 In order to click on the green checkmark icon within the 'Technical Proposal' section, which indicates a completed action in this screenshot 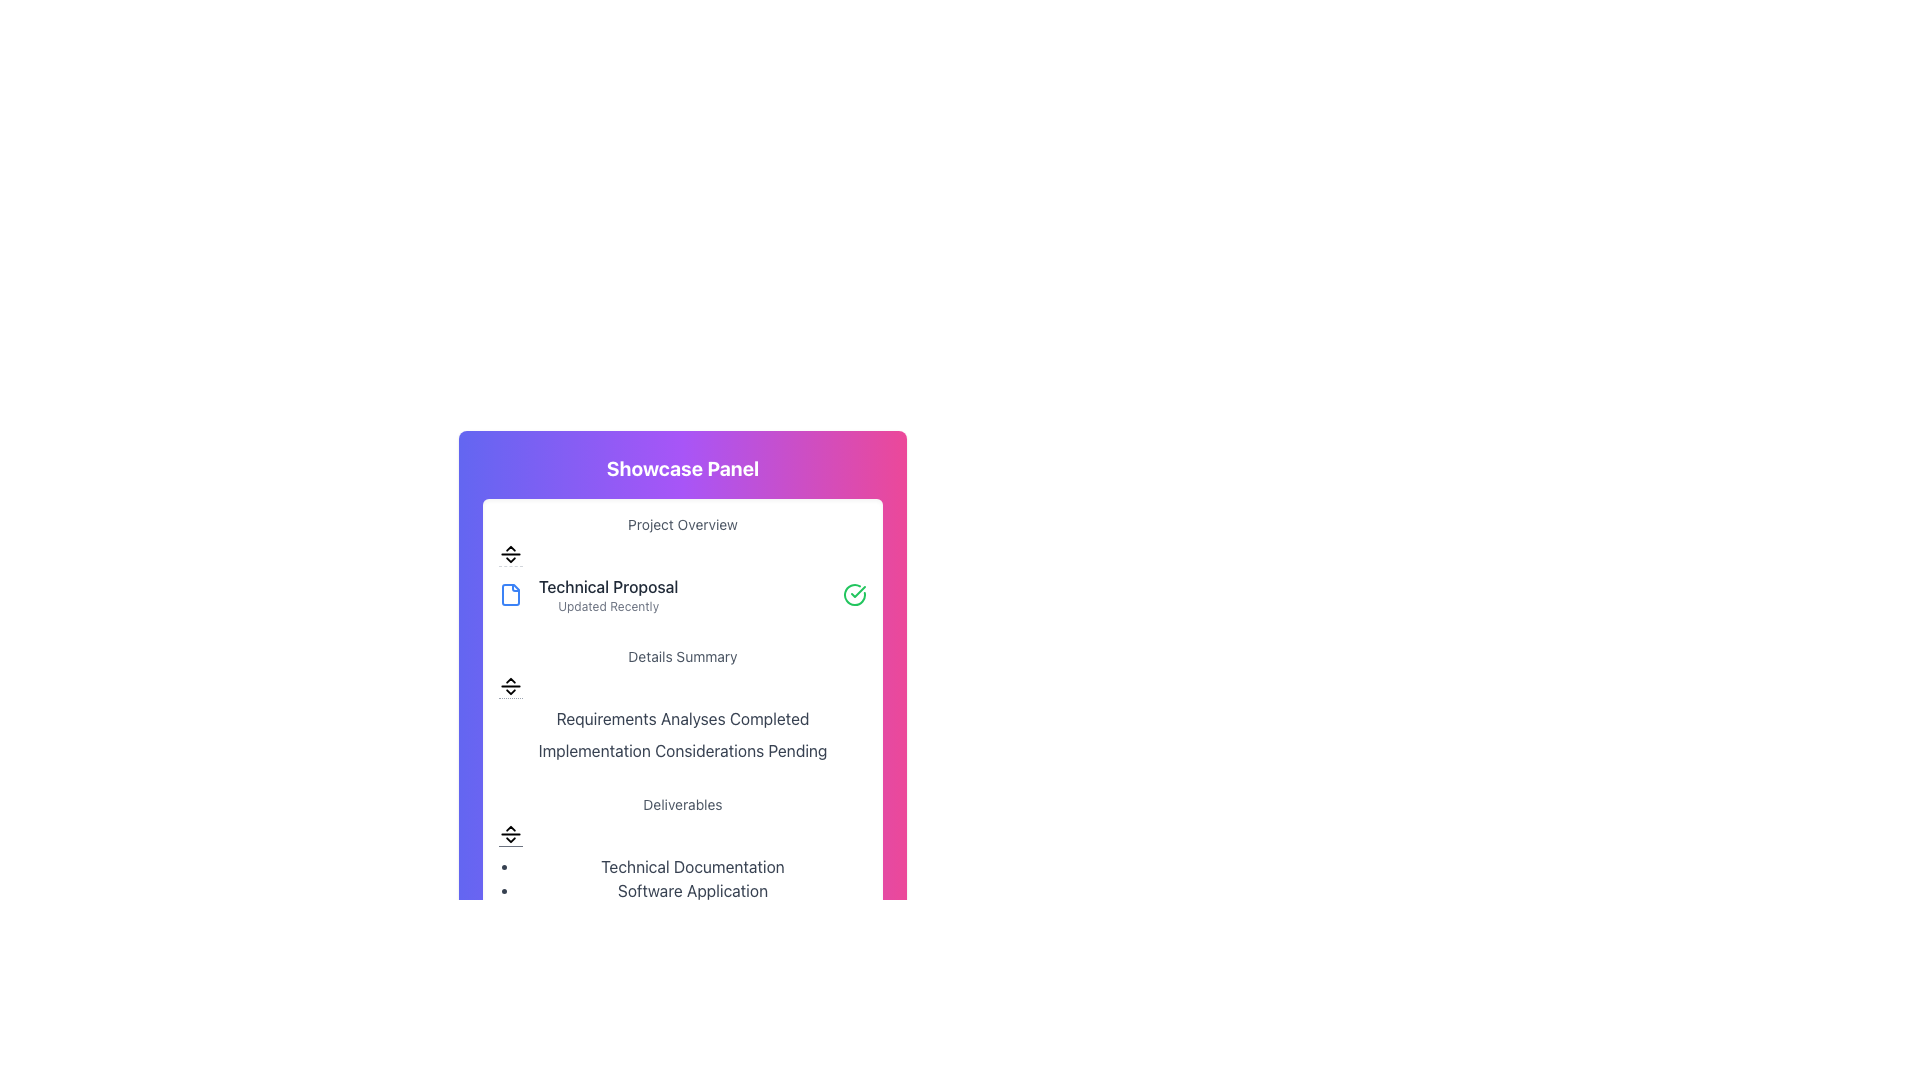, I will do `click(858, 590)`.